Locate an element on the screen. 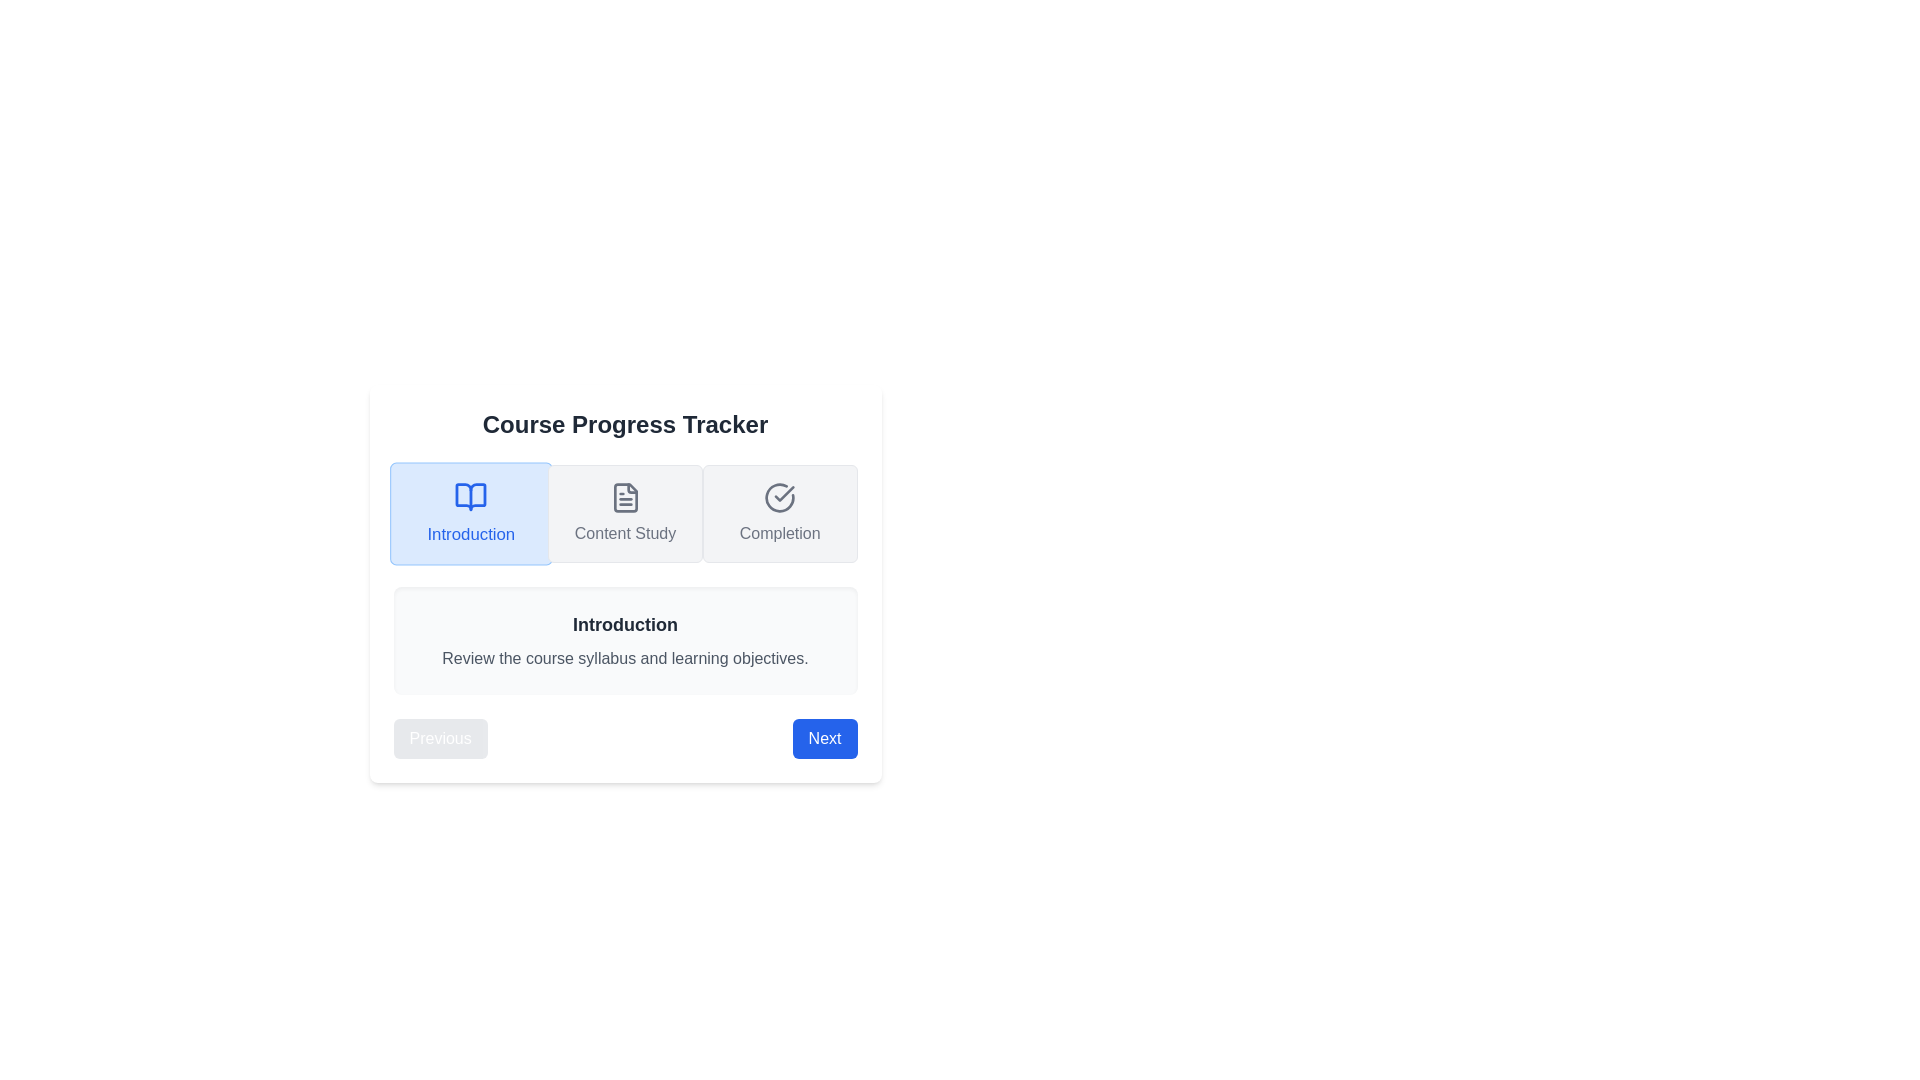 The image size is (1920, 1080). the 'Content Study' button, which is a rectangular button with a light gray background and rounded corners, located in the middle of three buttons near the top-center of its section is located at coordinates (624, 512).